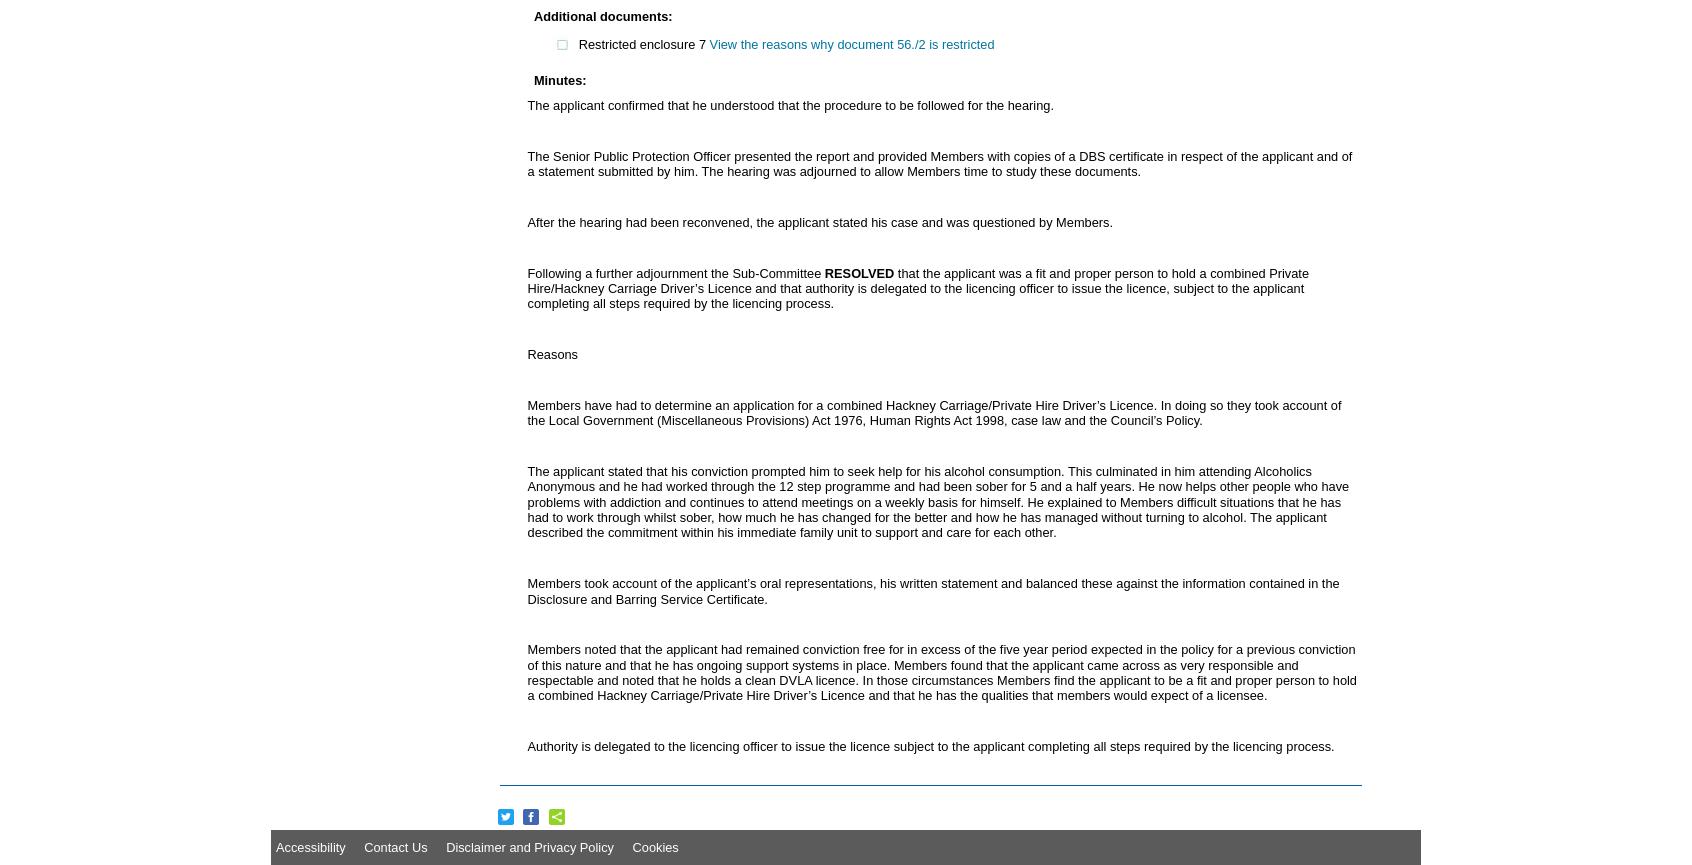  Describe the element at coordinates (527, 745) in the screenshot. I see `'Authority is delegated to the licencing
officer to issue the licence subject to the applicant completing
all steps required by the licencing process.'` at that location.